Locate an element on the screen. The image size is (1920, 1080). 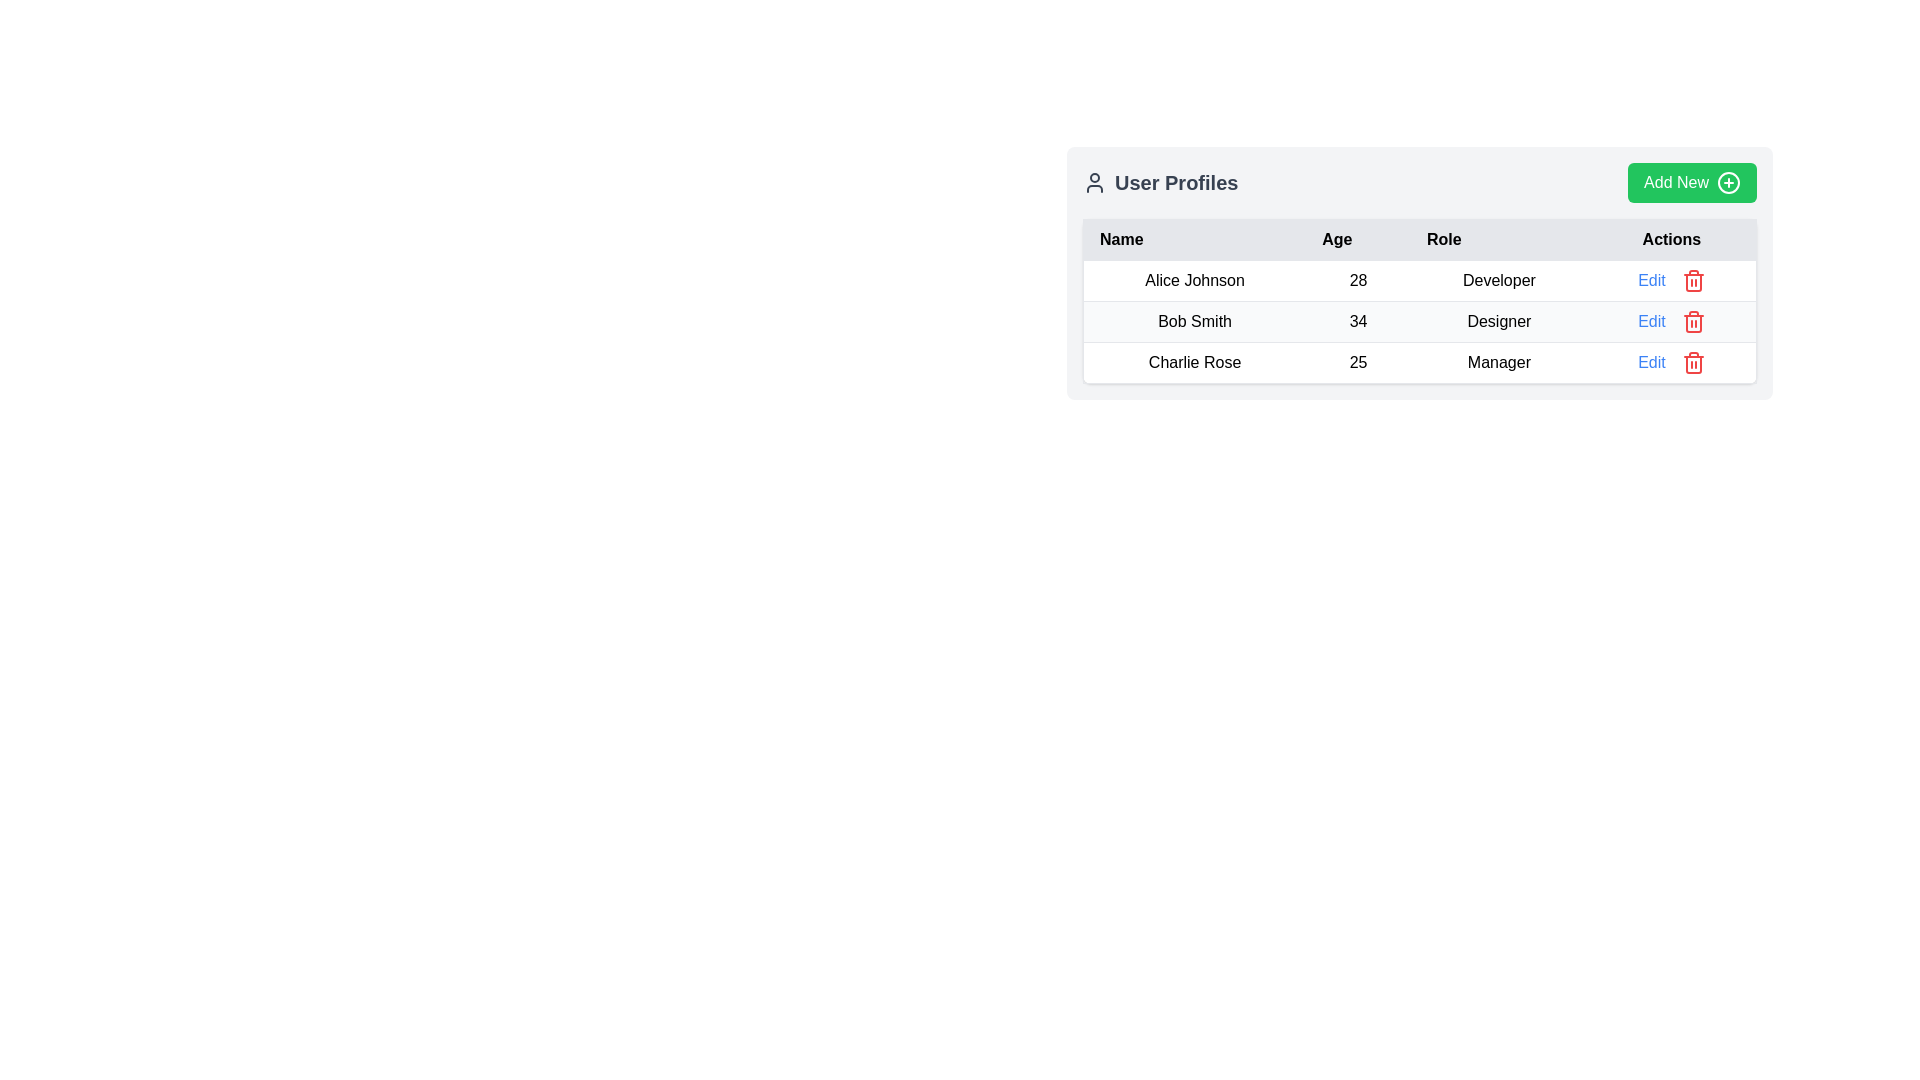
the first 'Edit' hyperlink in the 'Actions' column of the table for user 'Alice Johnson' is located at coordinates (1651, 281).